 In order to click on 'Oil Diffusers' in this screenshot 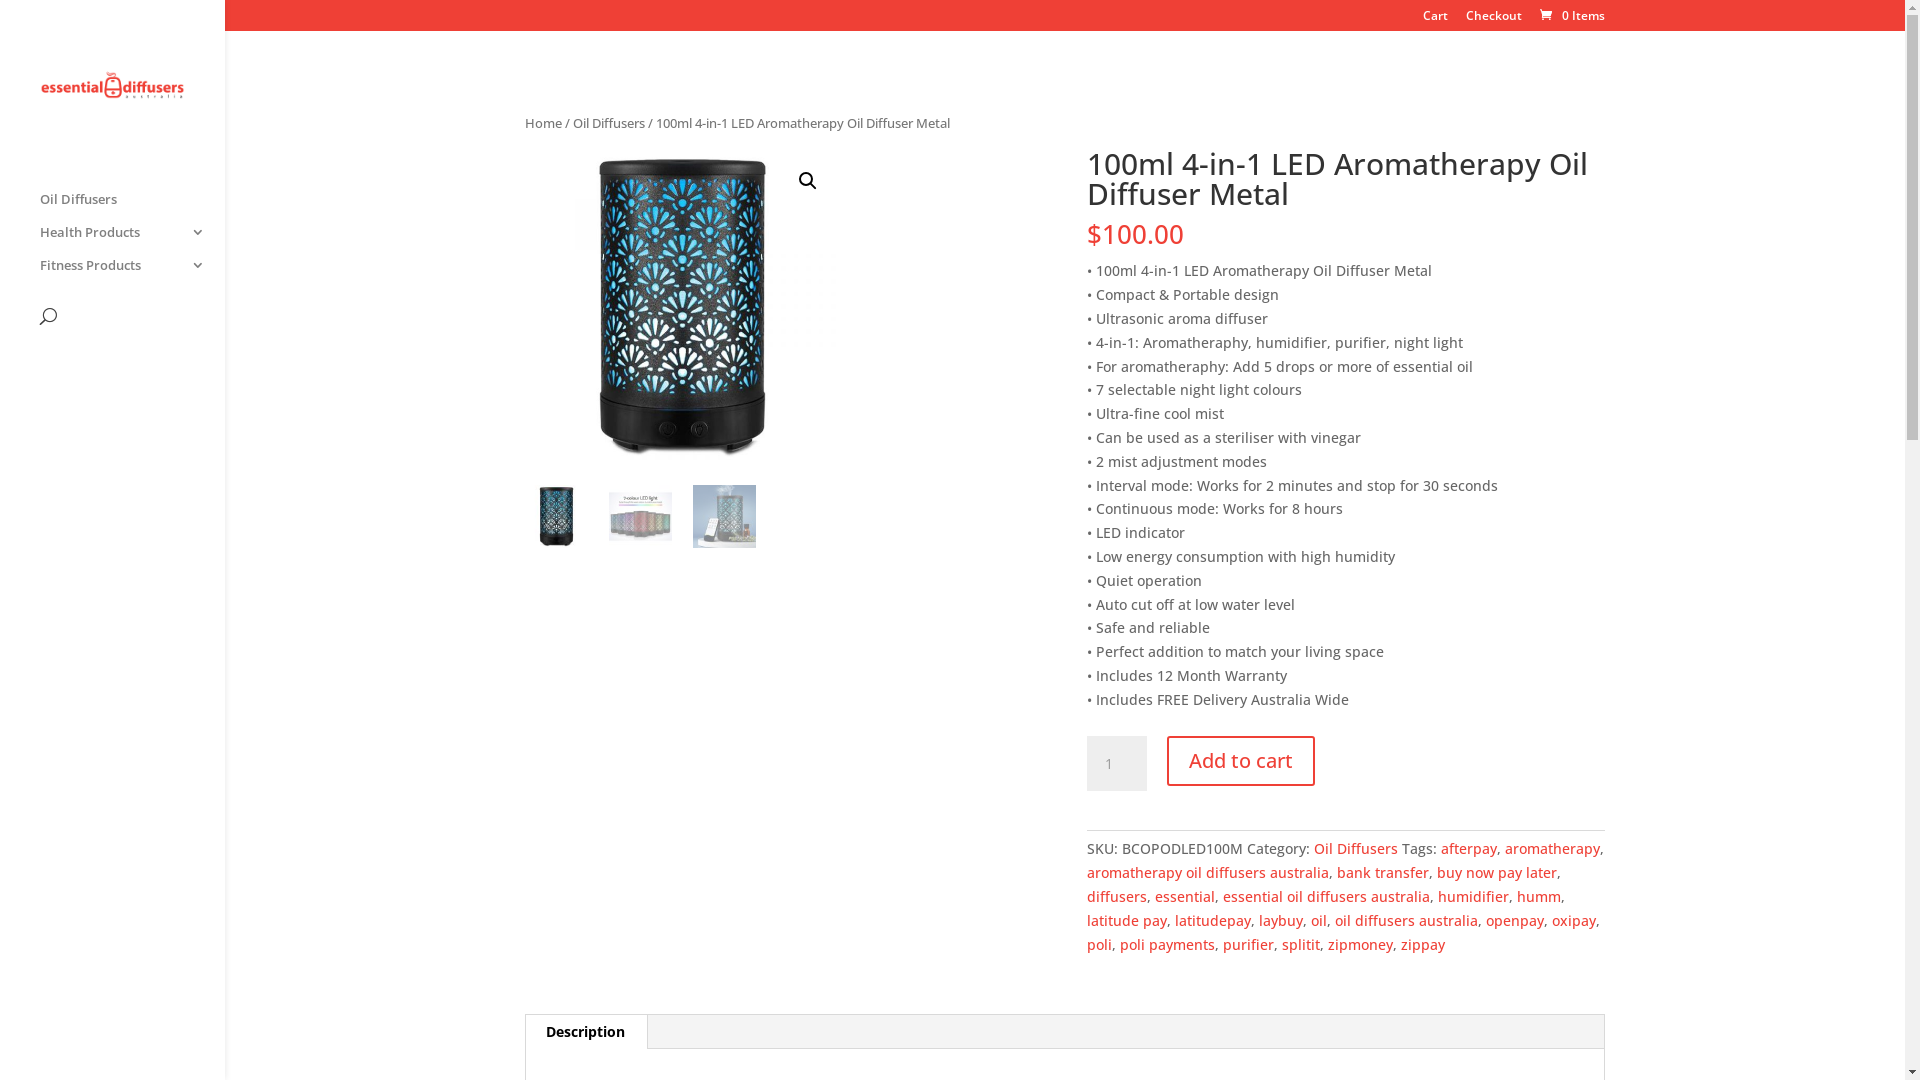, I will do `click(608, 123)`.